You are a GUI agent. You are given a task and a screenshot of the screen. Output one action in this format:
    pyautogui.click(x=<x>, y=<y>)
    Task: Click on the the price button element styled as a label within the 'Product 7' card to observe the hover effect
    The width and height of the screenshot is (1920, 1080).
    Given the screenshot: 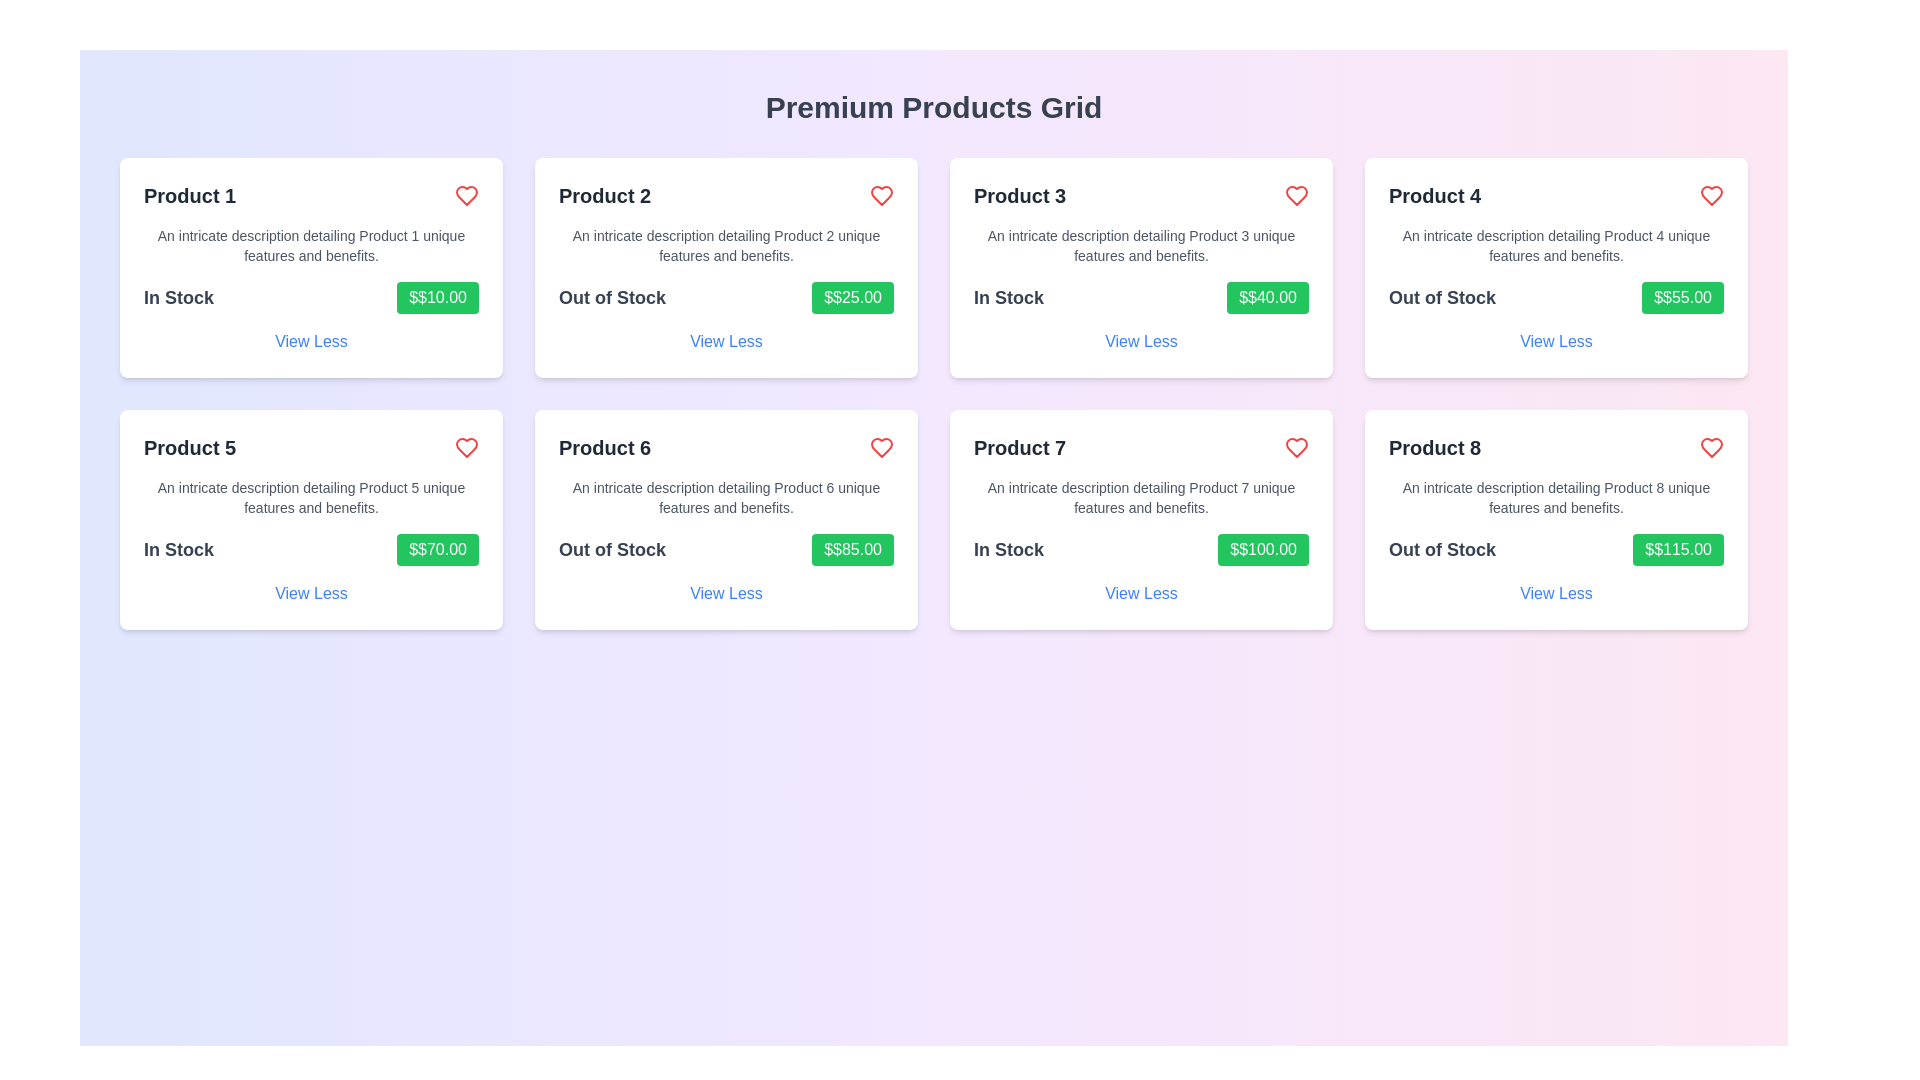 What is the action you would take?
    pyautogui.click(x=1262, y=550)
    